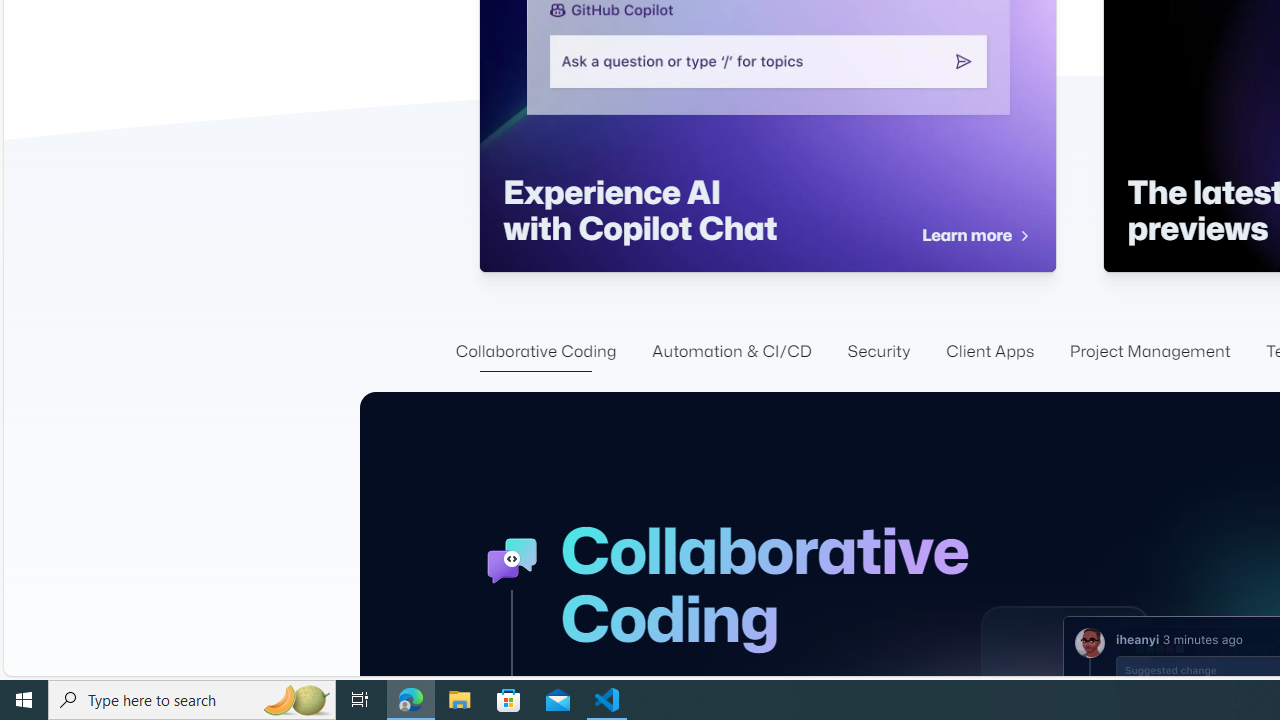  What do you see at coordinates (535, 351) in the screenshot?
I see `'Collaborative Coding'` at bounding box center [535, 351].